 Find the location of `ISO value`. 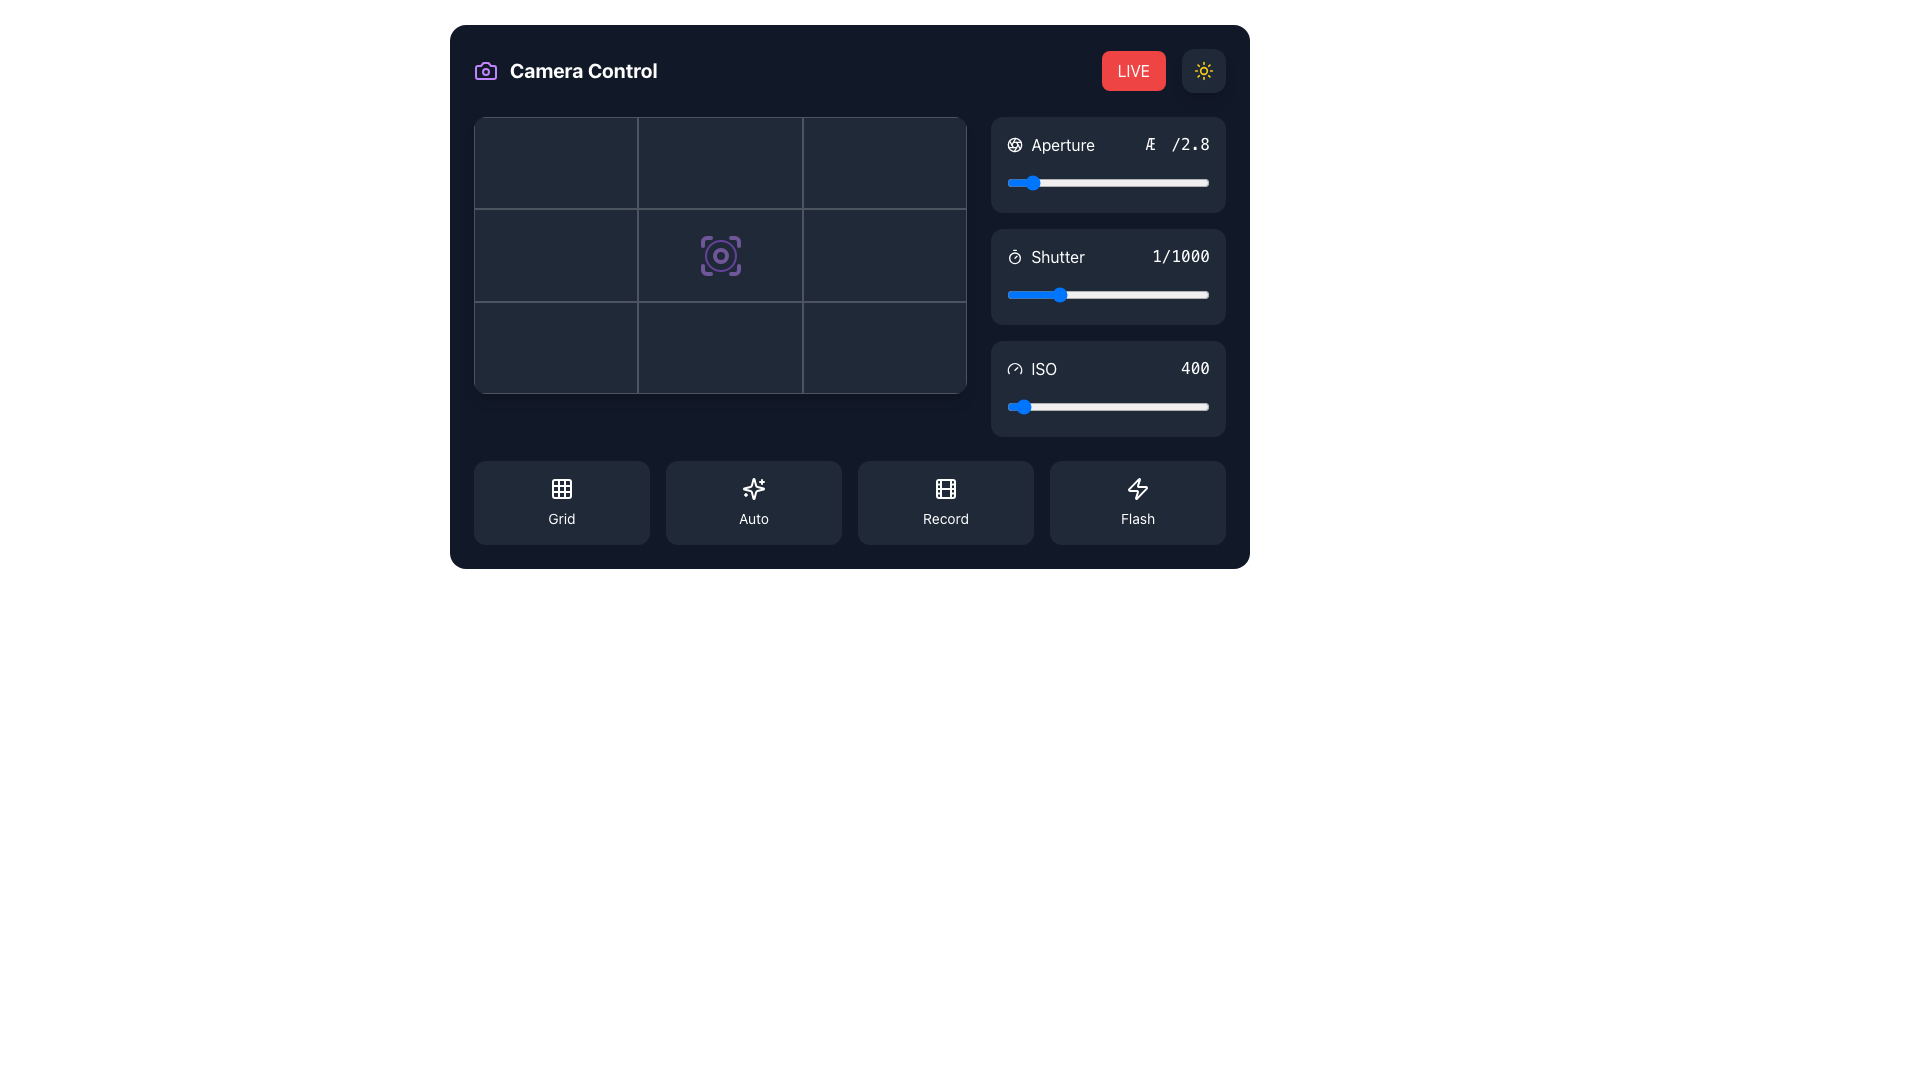

ISO value is located at coordinates (1068, 406).